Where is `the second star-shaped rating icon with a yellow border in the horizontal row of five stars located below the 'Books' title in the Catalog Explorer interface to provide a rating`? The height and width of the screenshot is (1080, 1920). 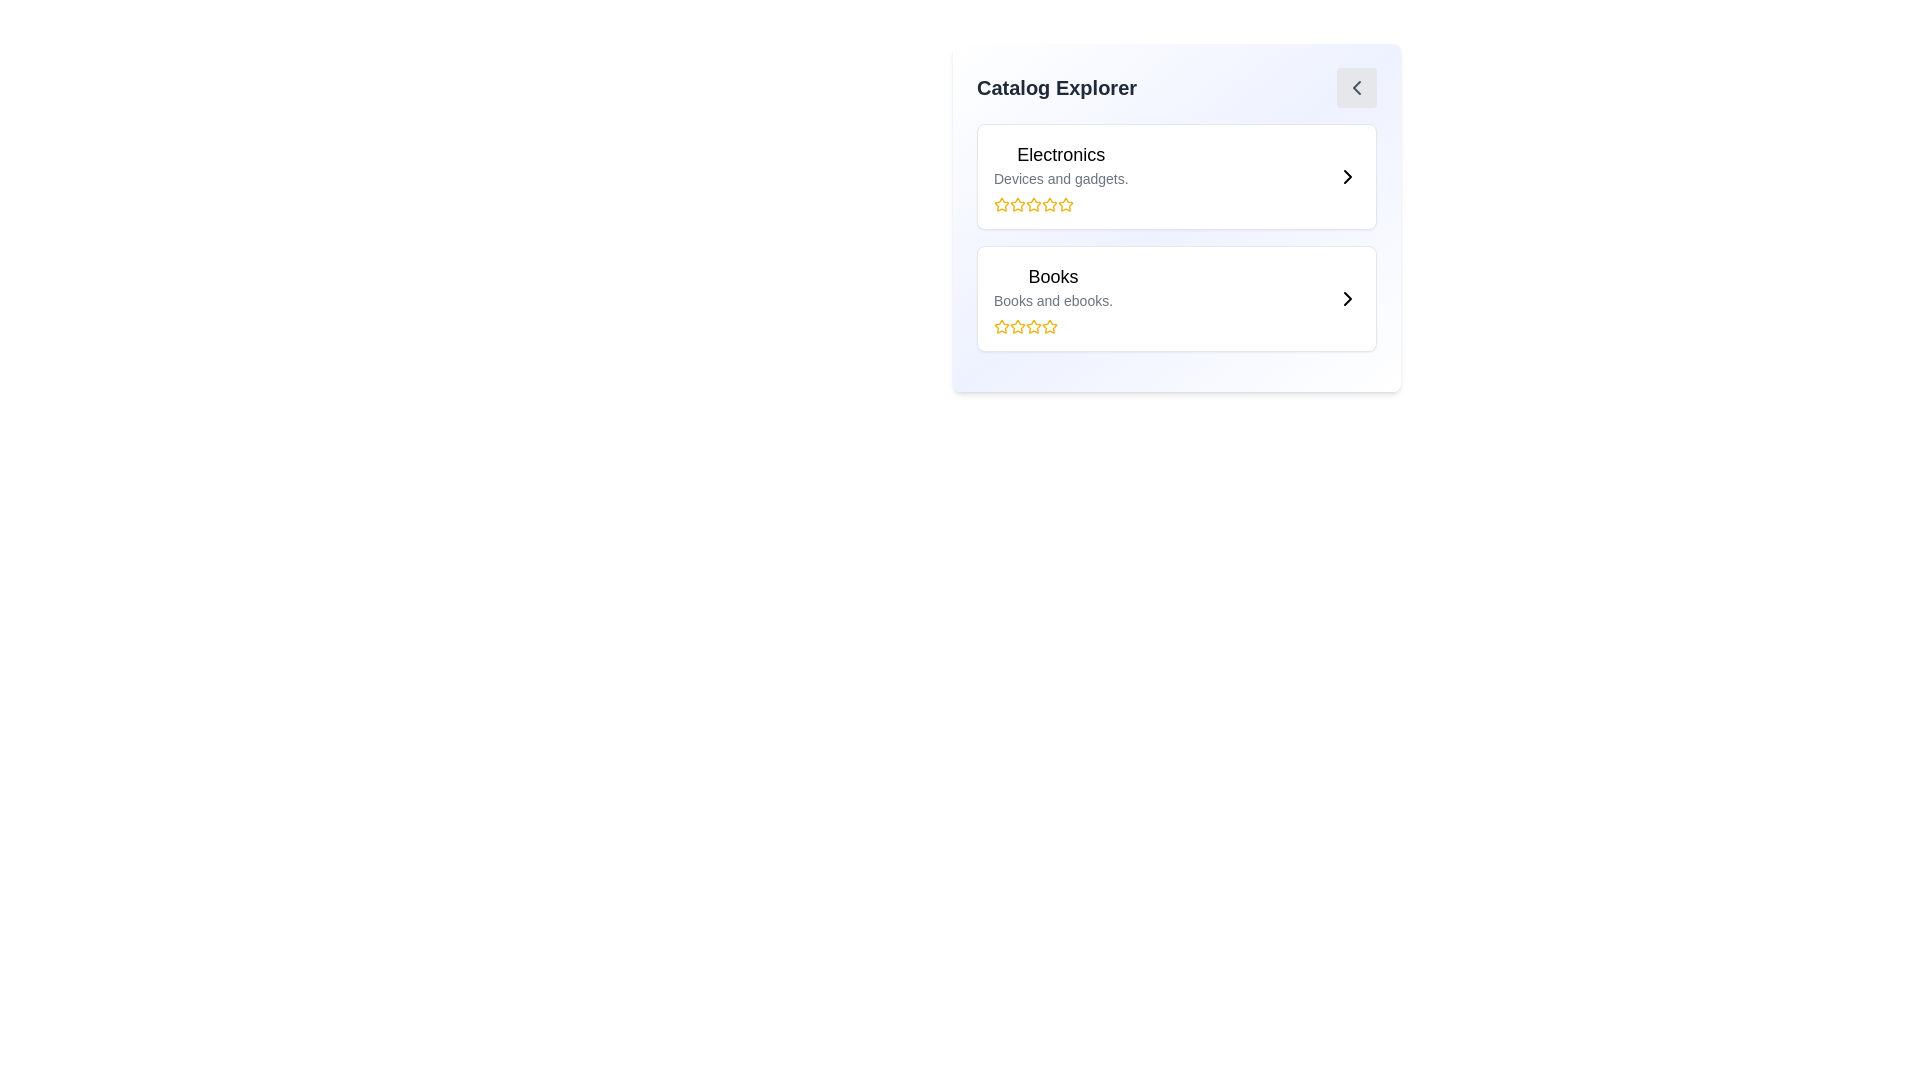
the second star-shaped rating icon with a yellow border in the horizontal row of five stars located below the 'Books' title in the Catalog Explorer interface to provide a rating is located at coordinates (1017, 325).